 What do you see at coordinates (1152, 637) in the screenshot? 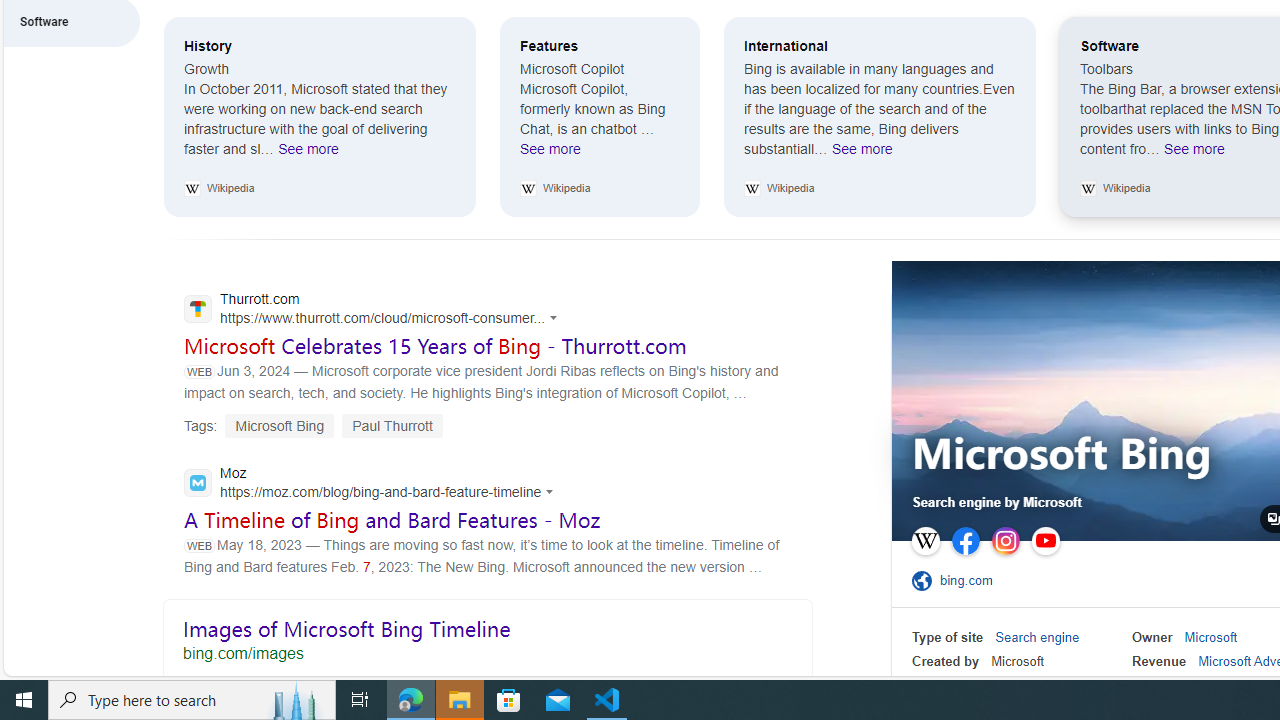
I see `'Owner'` at bounding box center [1152, 637].